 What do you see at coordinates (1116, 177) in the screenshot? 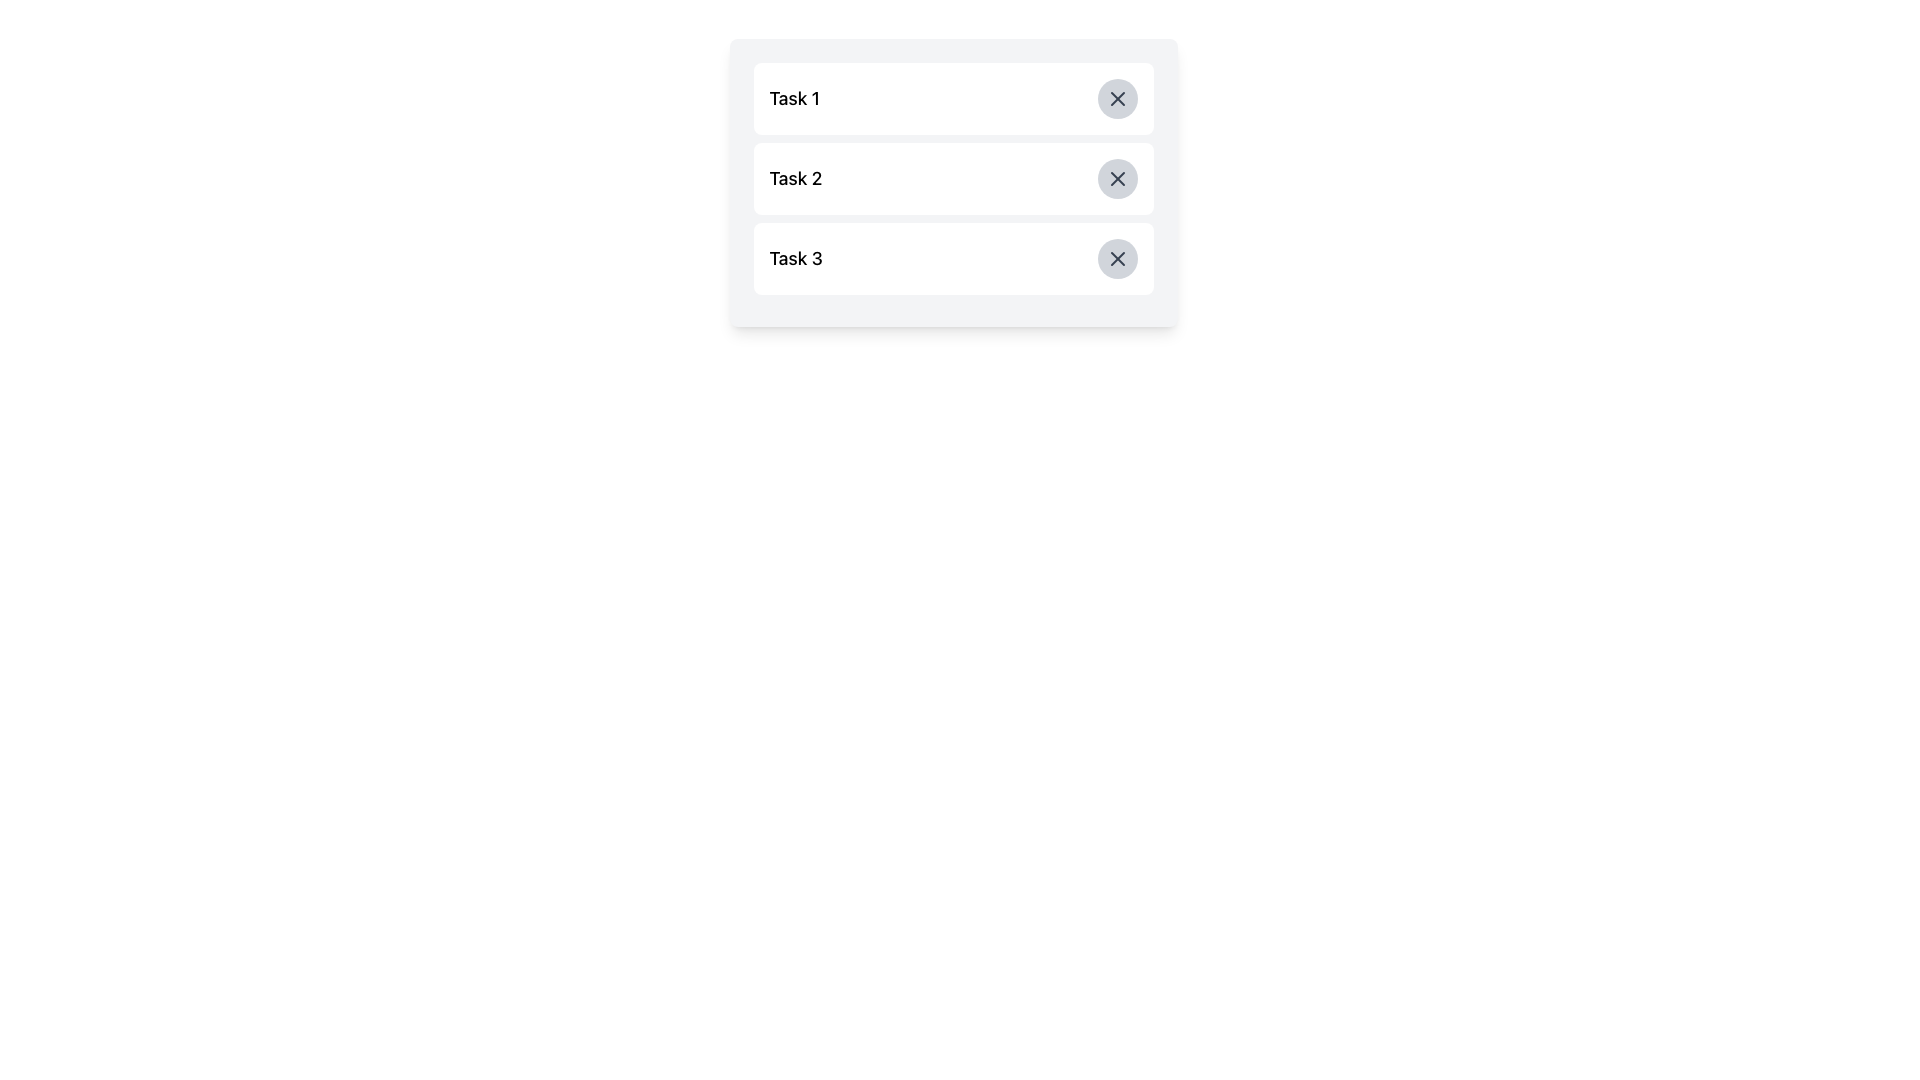
I see `the circular button containing the cross-shaped icon next to the 'Task 2' label` at bounding box center [1116, 177].